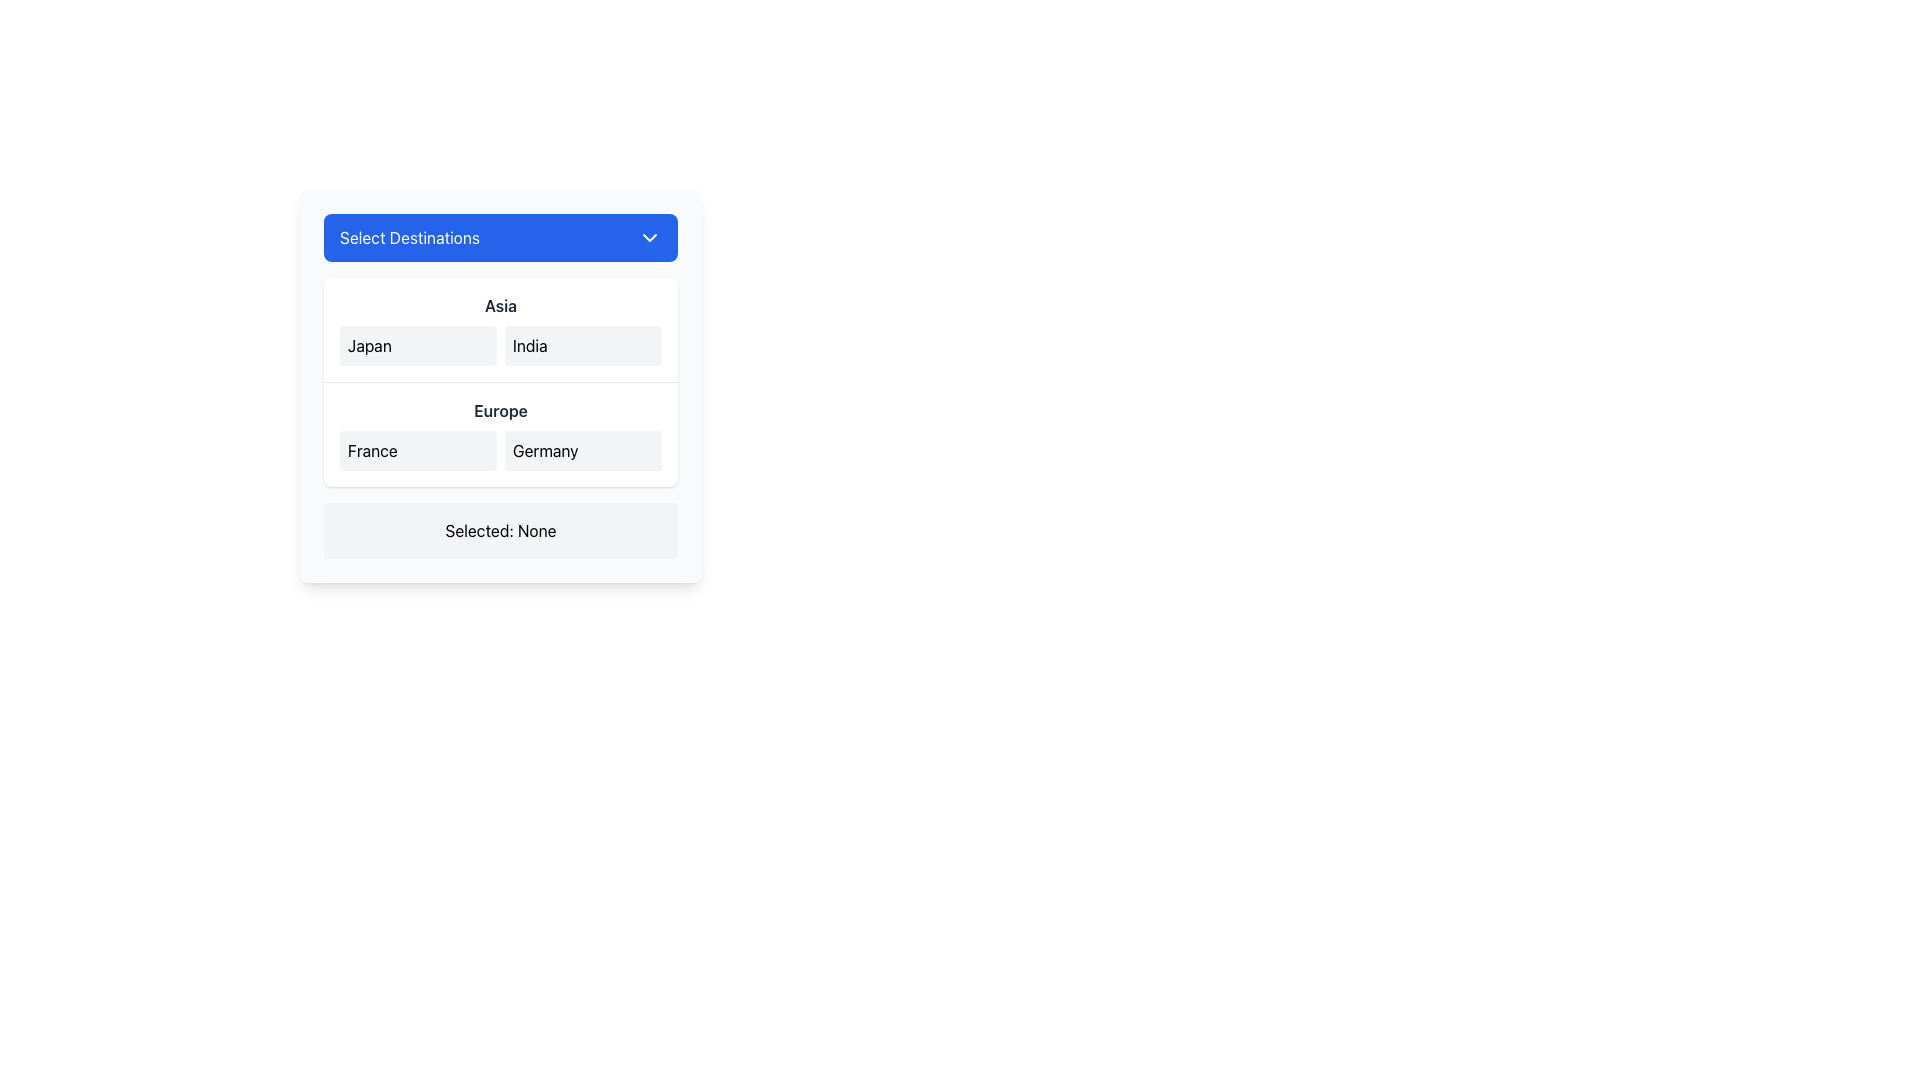  Describe the element at coordinates (582, 345) in the screenshot. I see `the 'India' button located in the 'Asia' section, which is the second button in a row` at that location.